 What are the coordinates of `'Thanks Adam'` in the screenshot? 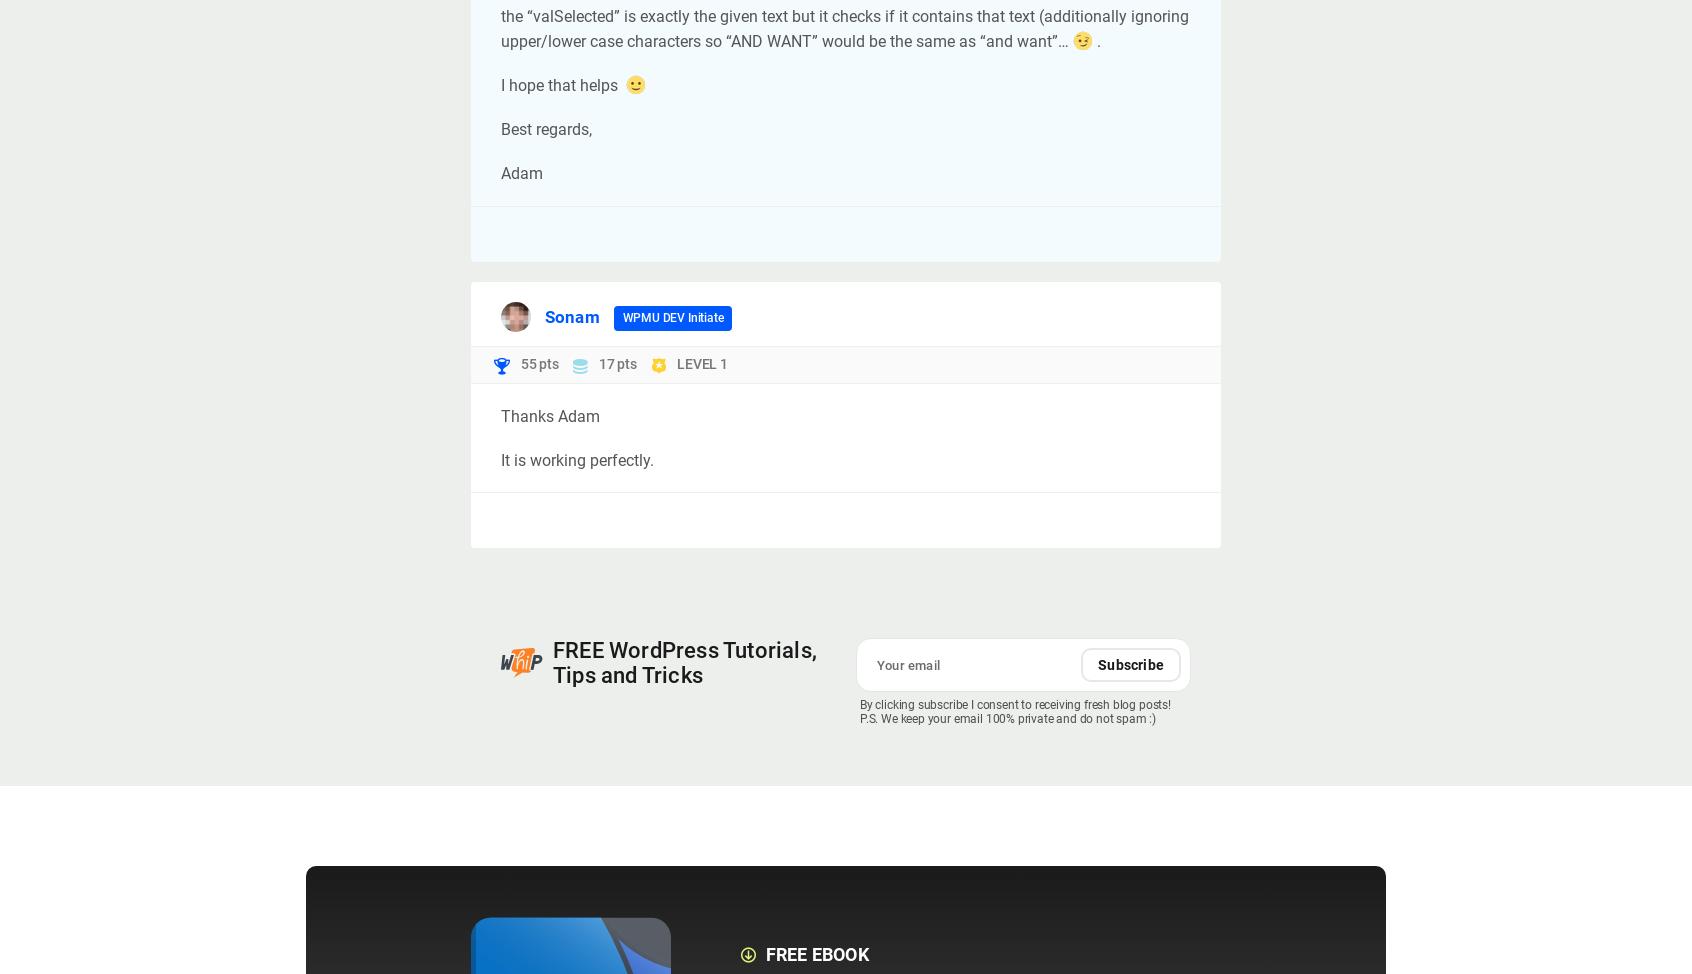 It's located at (501, 414).